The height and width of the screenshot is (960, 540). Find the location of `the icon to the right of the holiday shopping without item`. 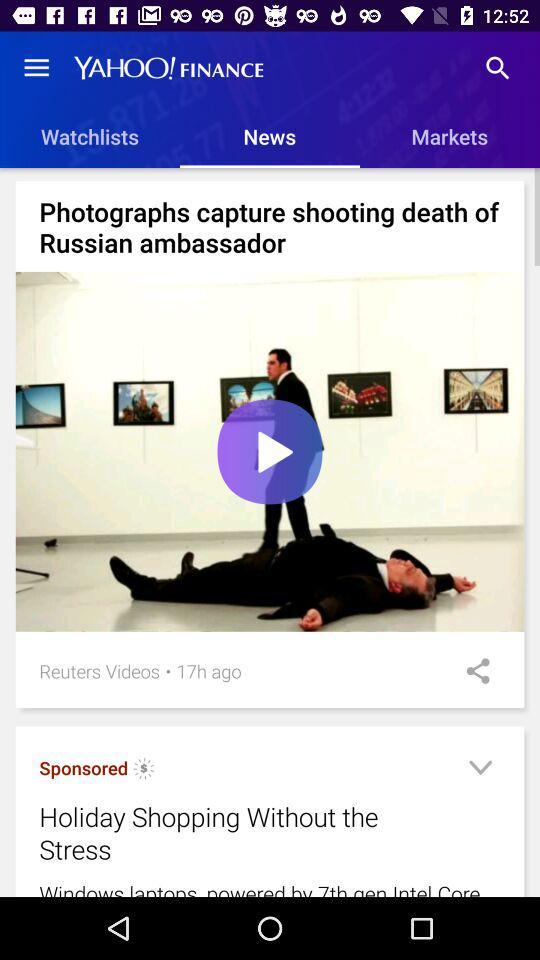

the icon to the right of the holiday shopping without item is located at coordinates (479, 770).